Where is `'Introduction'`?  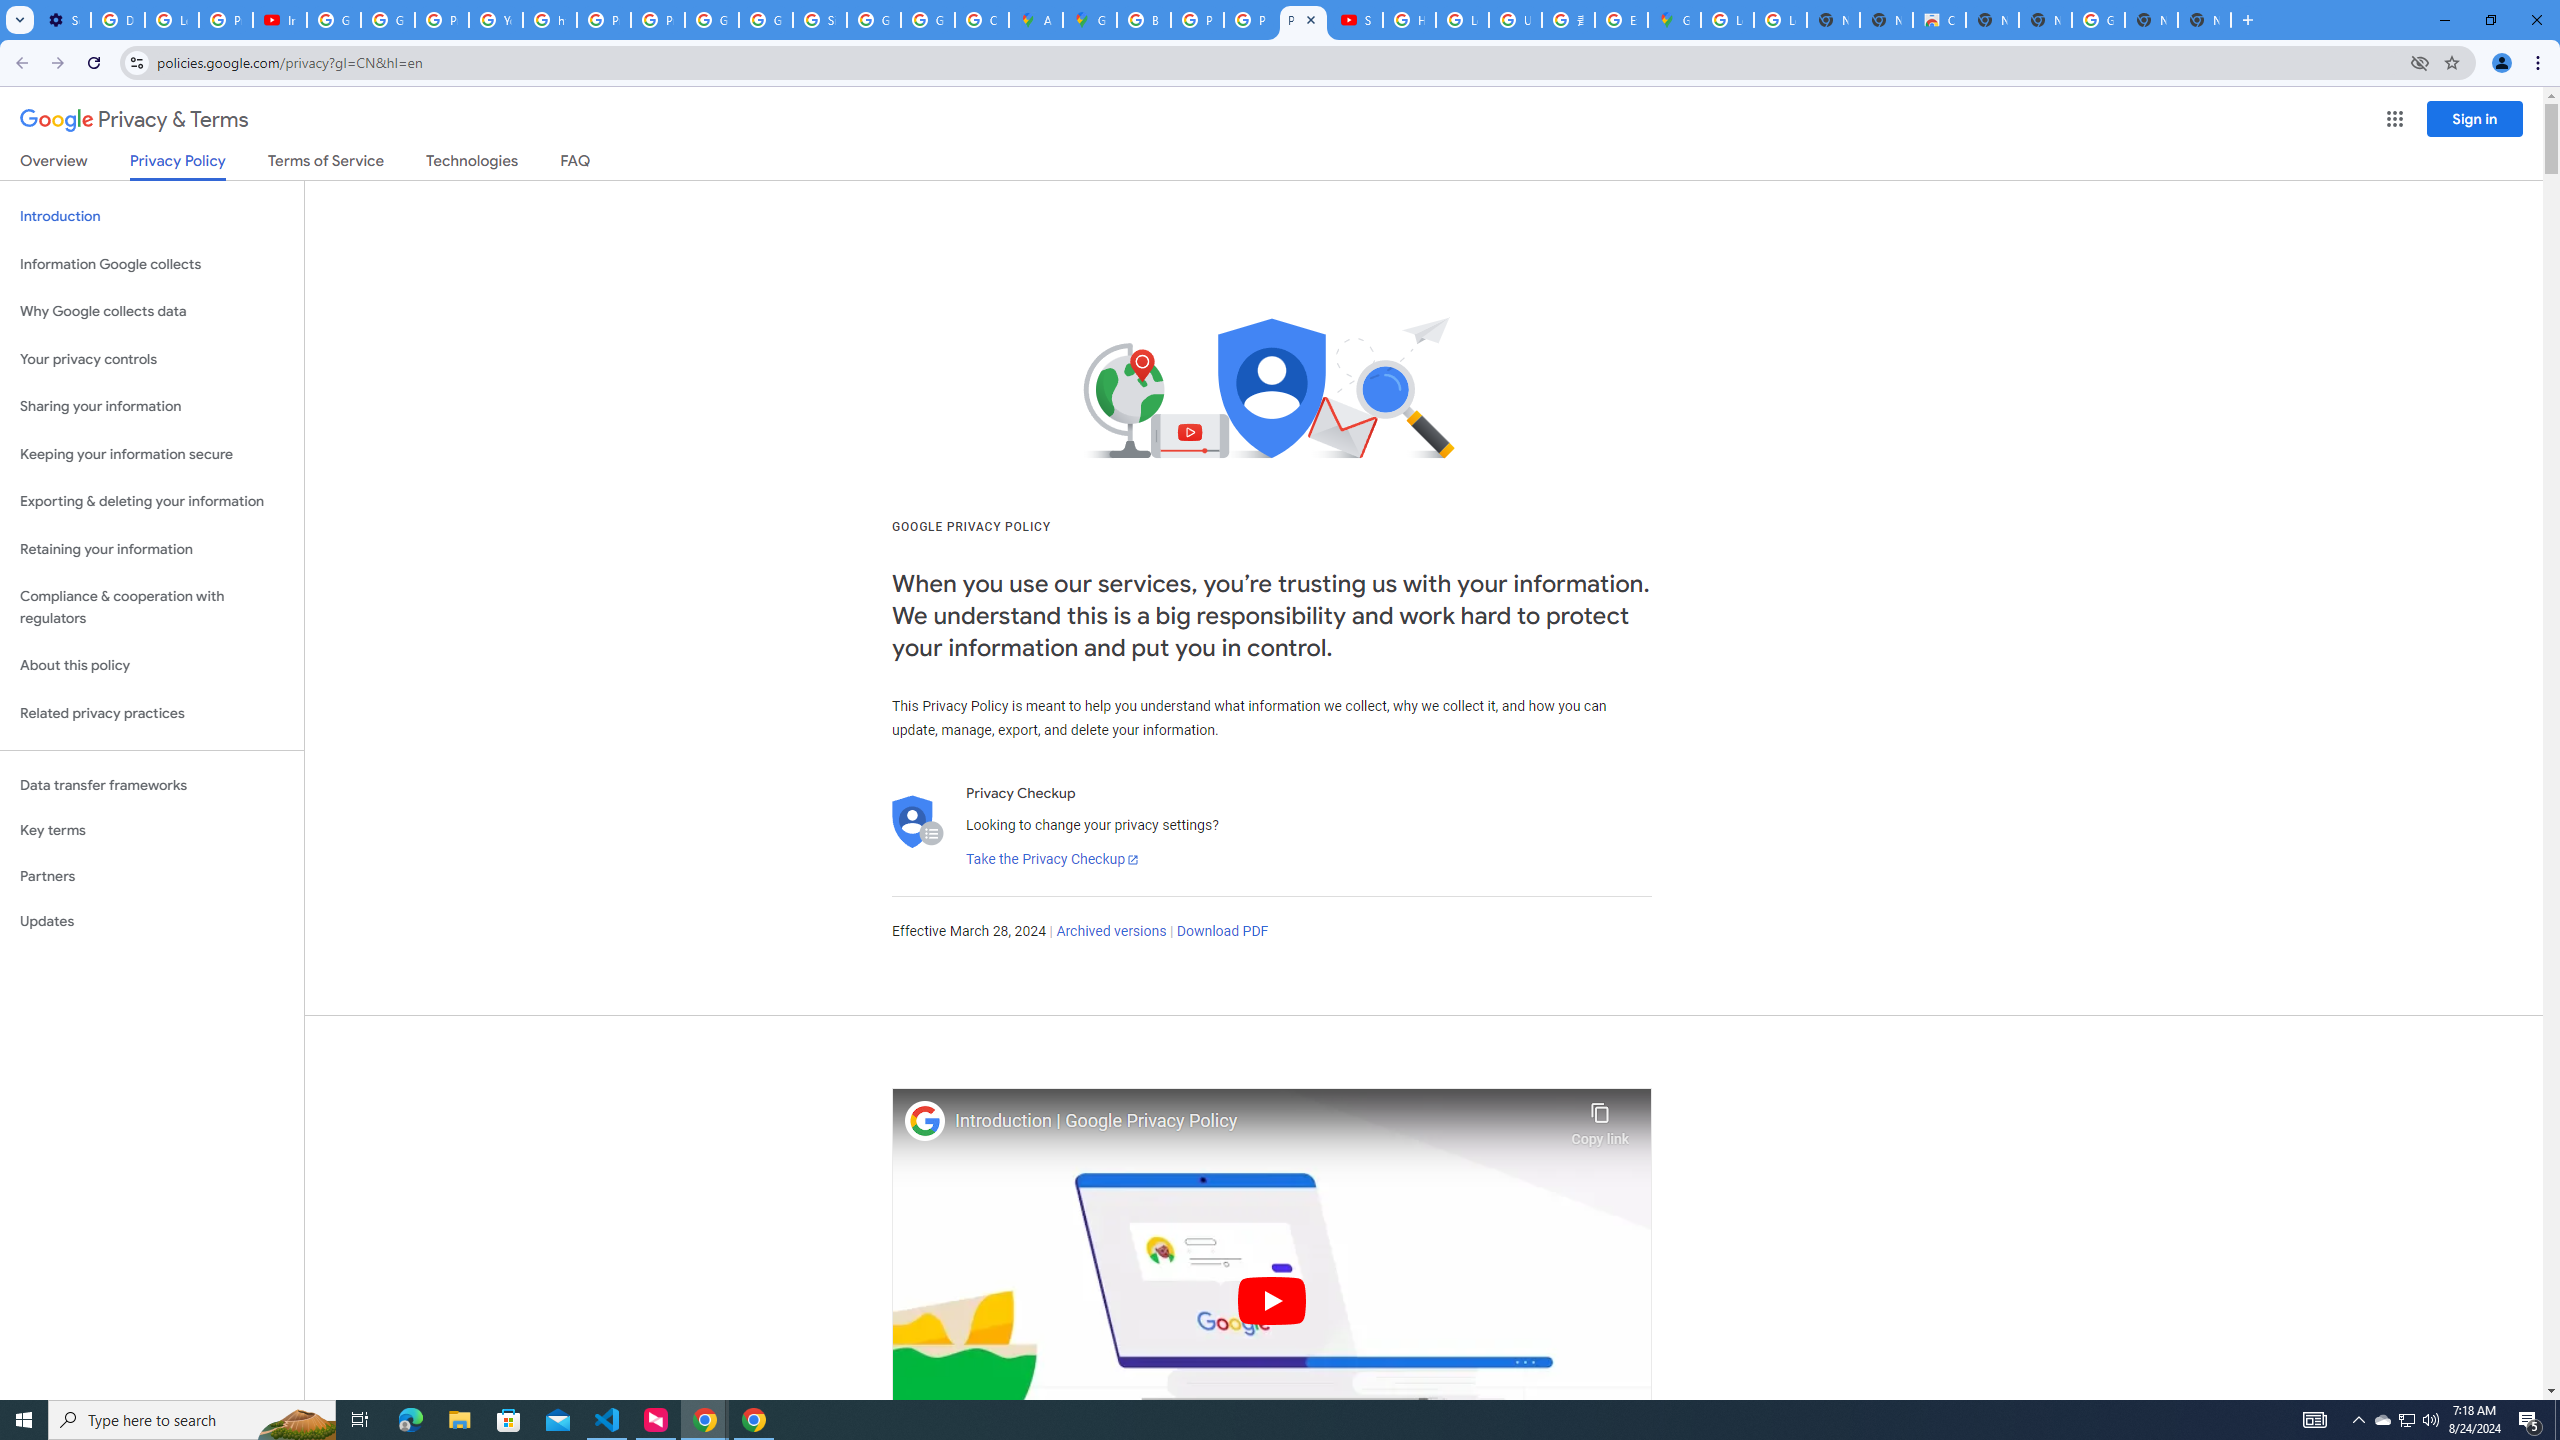
'Introduction' is located at coordinates (151, 215).